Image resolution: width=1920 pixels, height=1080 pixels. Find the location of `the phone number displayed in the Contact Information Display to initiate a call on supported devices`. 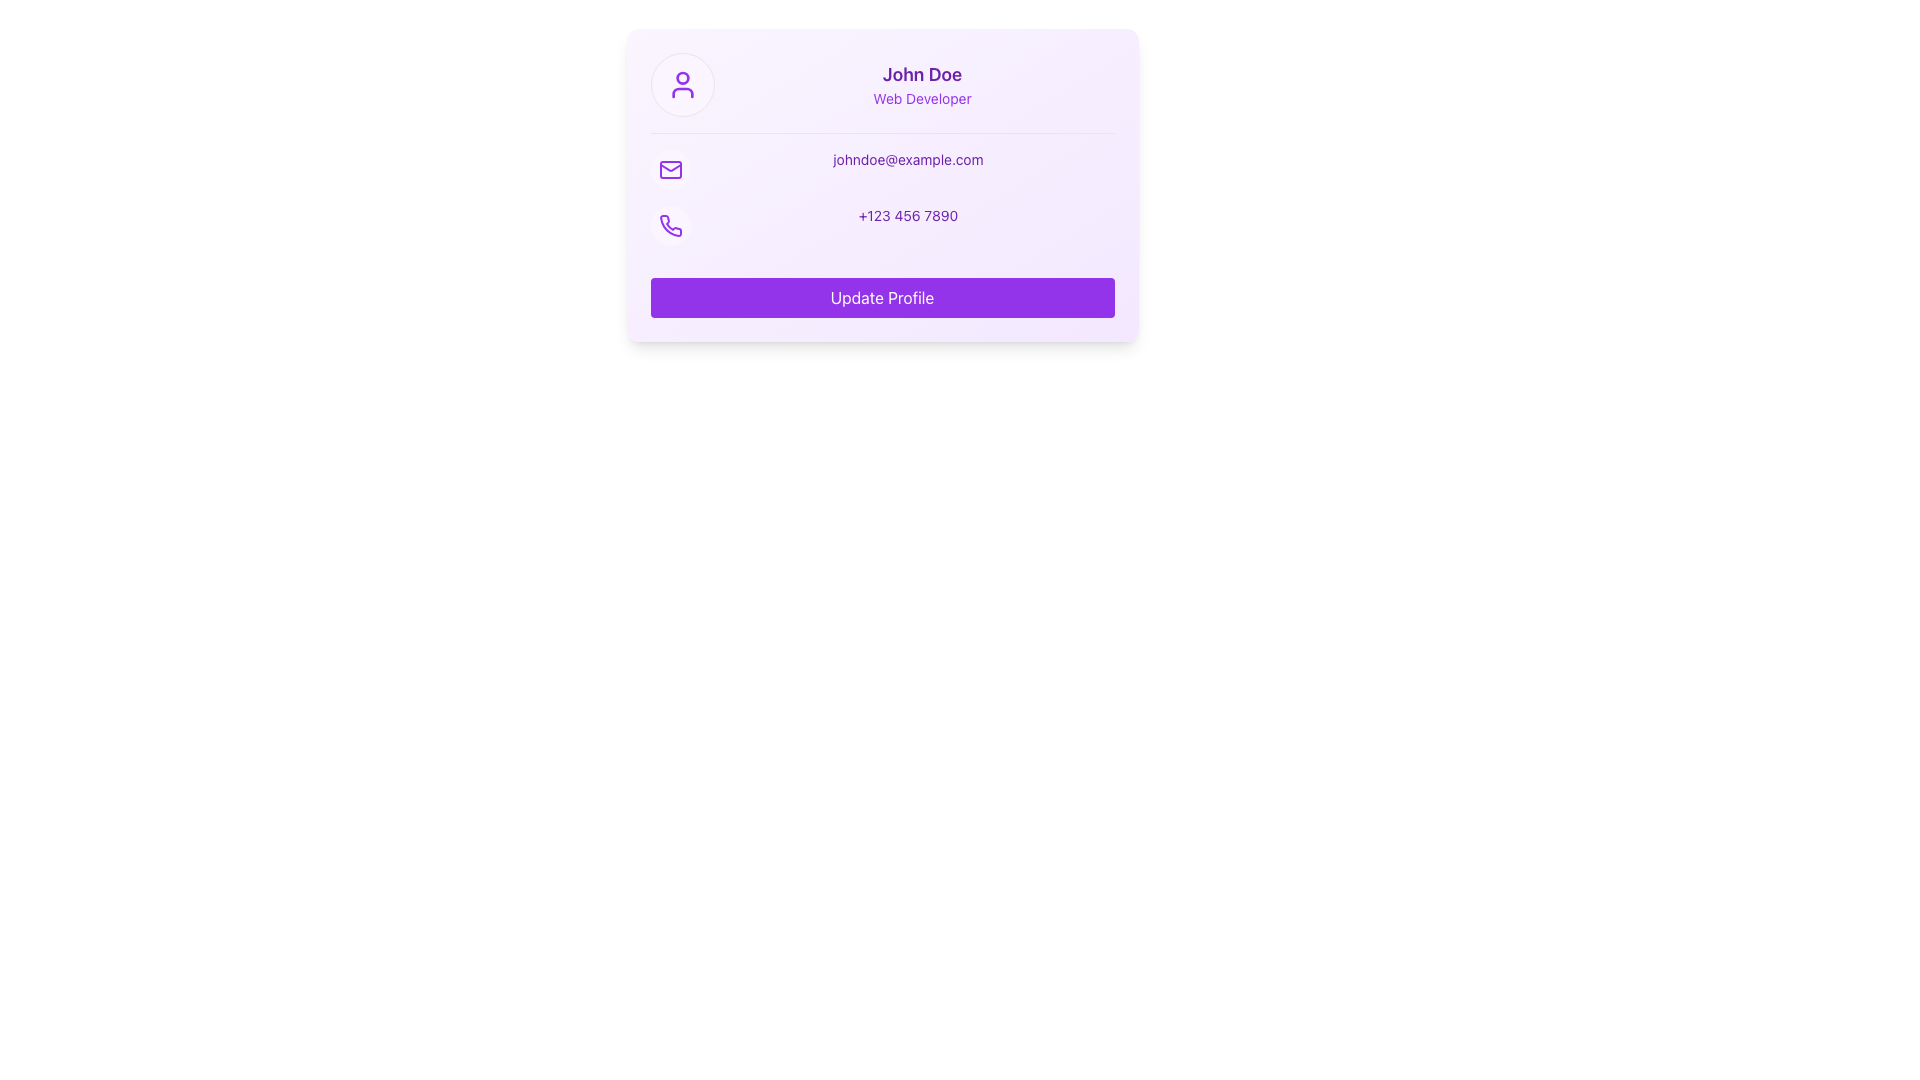

the phone number displayed in the Contact Information Display to initiate a call on supported devices is located at coordinates (881, 197).